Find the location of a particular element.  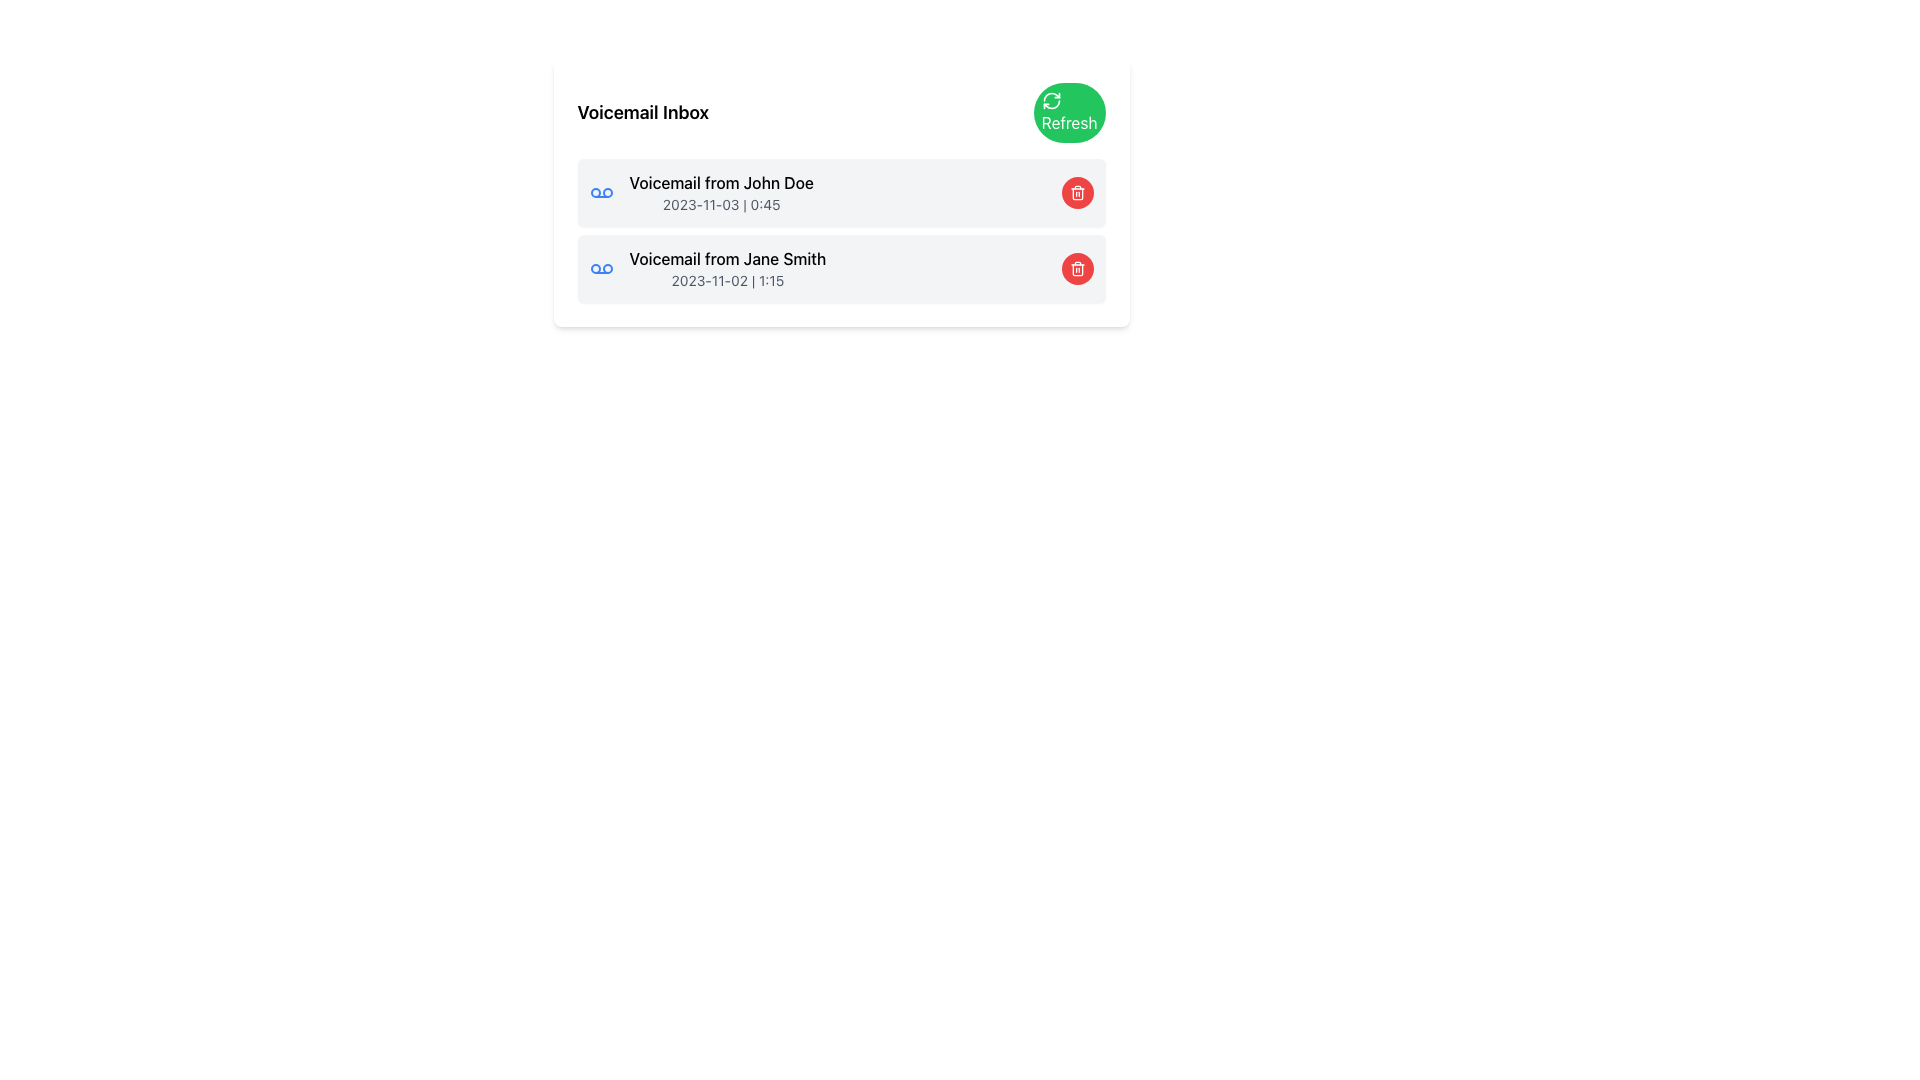

the voicemail icon located at the leftmost side of the row labeled 'Voicemail from John Doe' in the voicemail list is located at coordinates (600, 192).